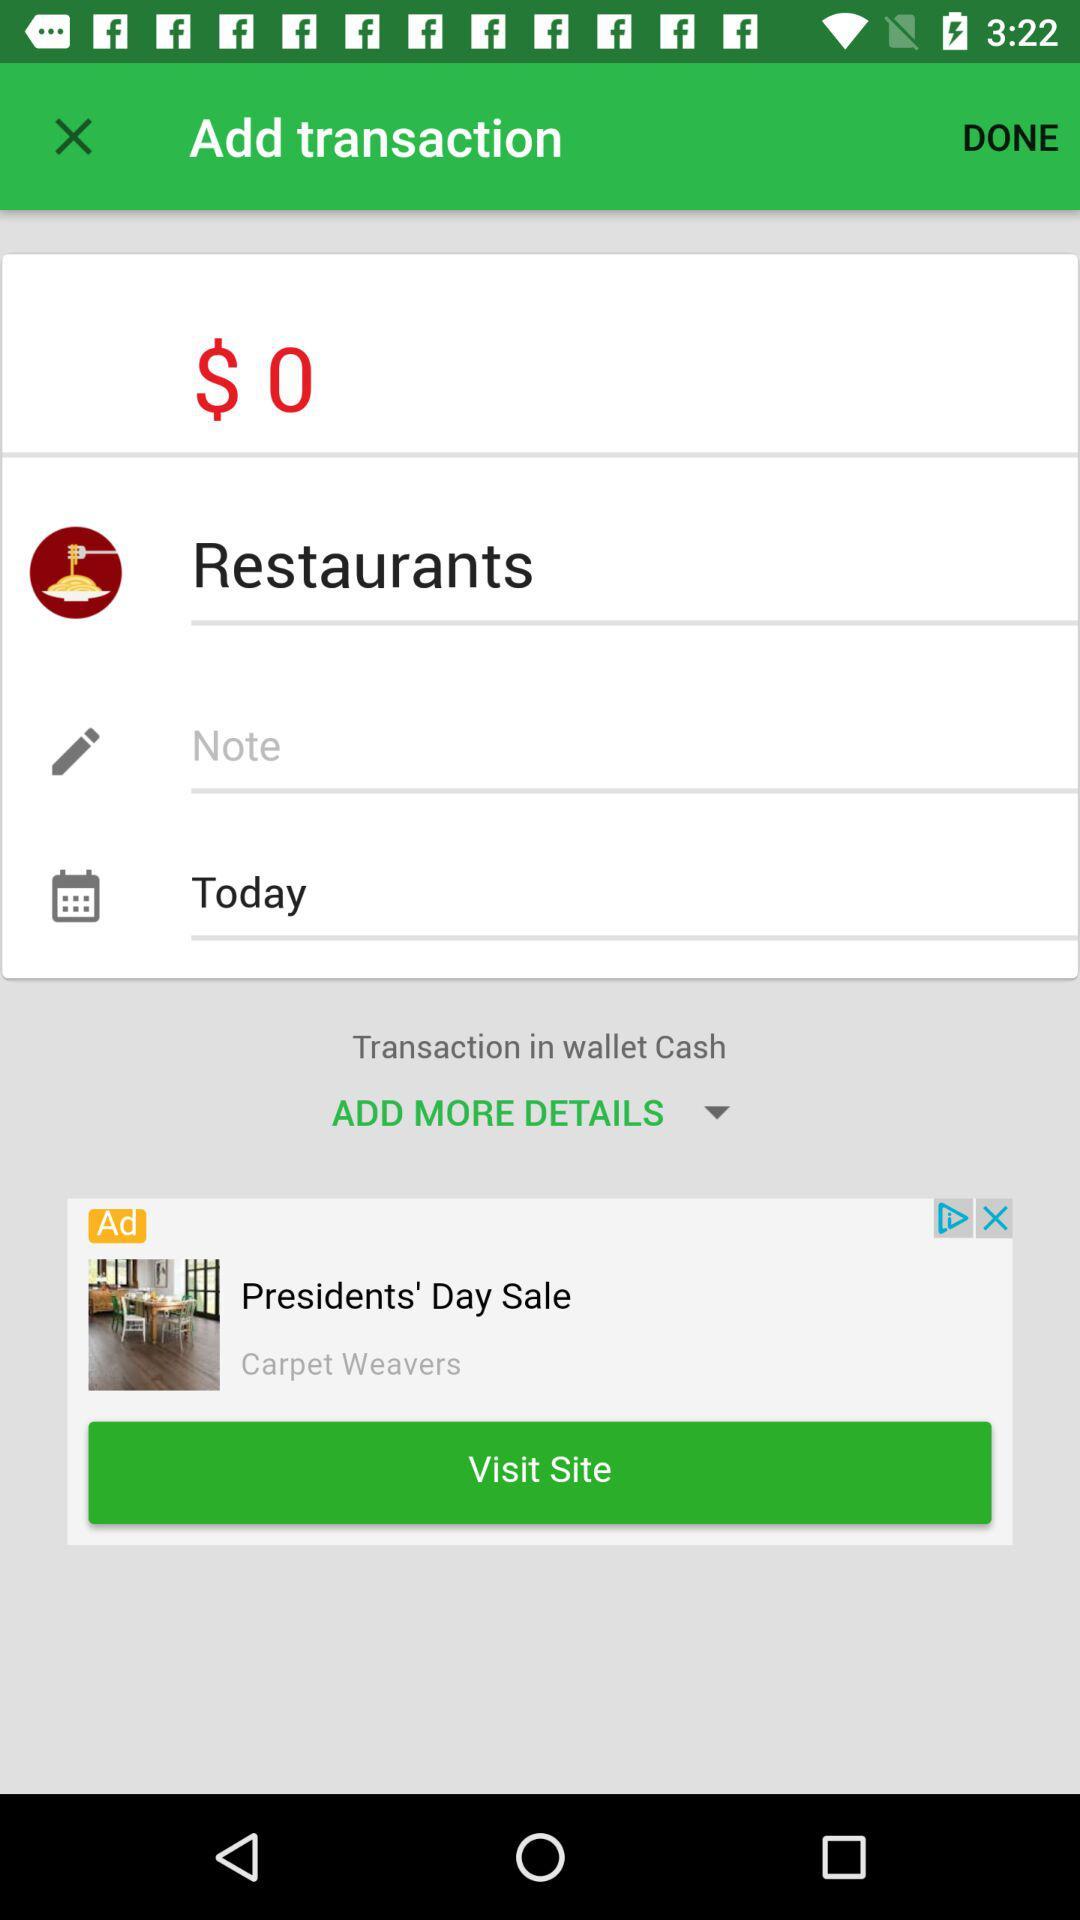  I want to click on notes box, so click(634, 750).